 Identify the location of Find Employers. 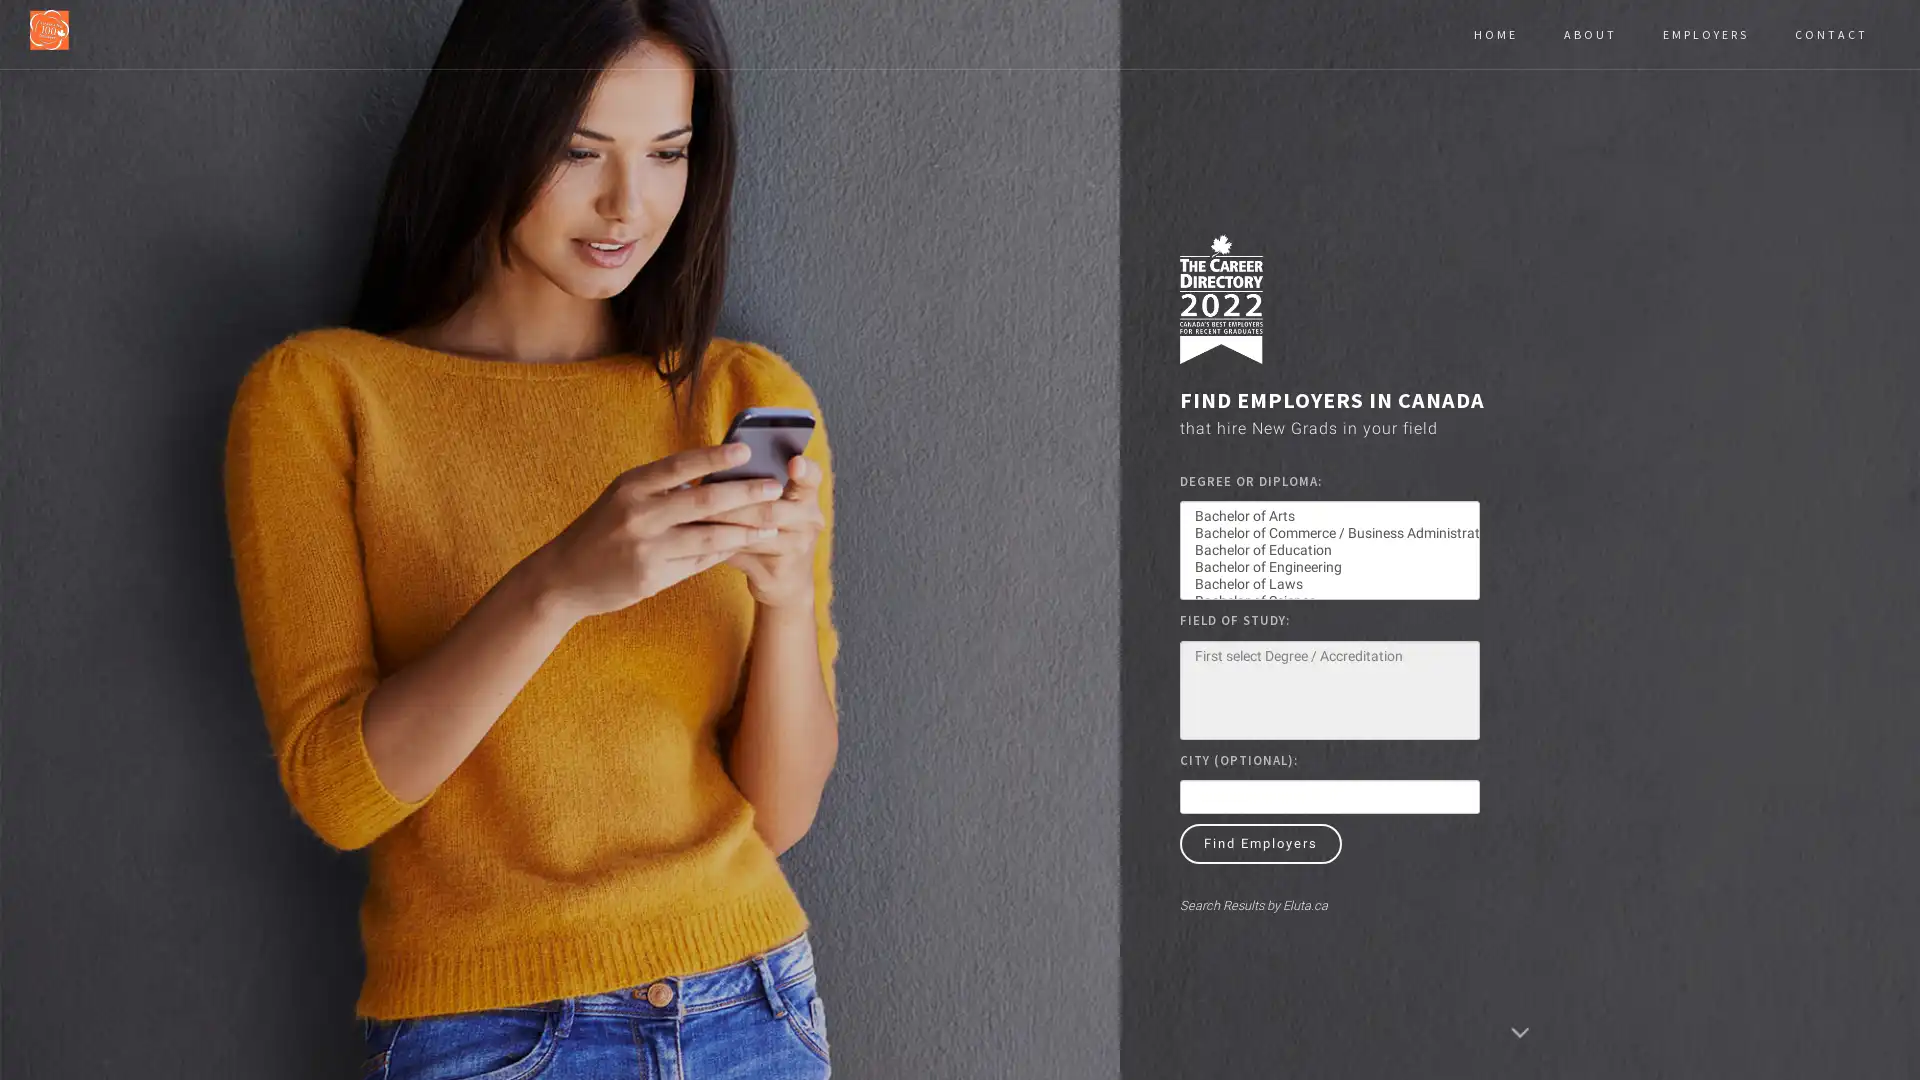
(1260, 844).